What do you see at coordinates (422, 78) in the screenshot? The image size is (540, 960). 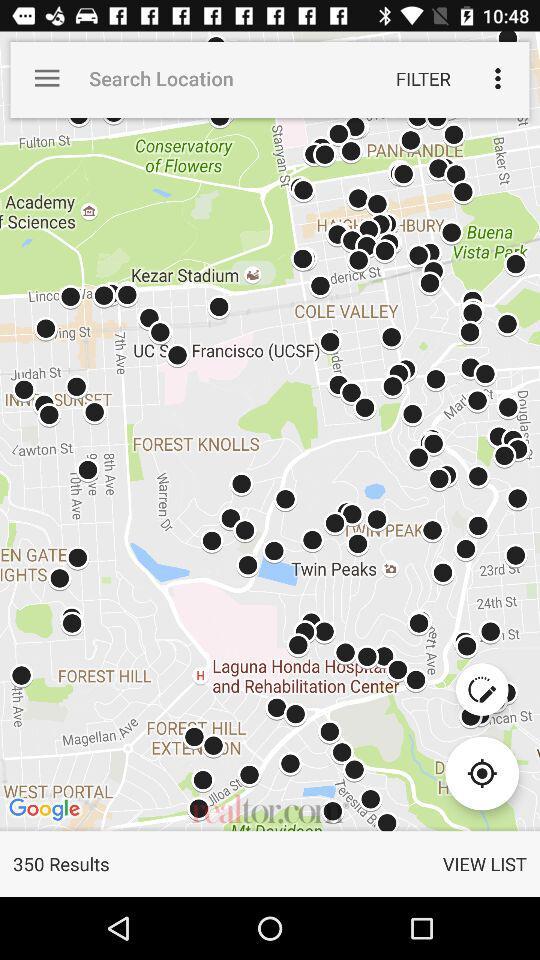 I see `the icon to the right of the search location item` at bounding box center [422, 78].